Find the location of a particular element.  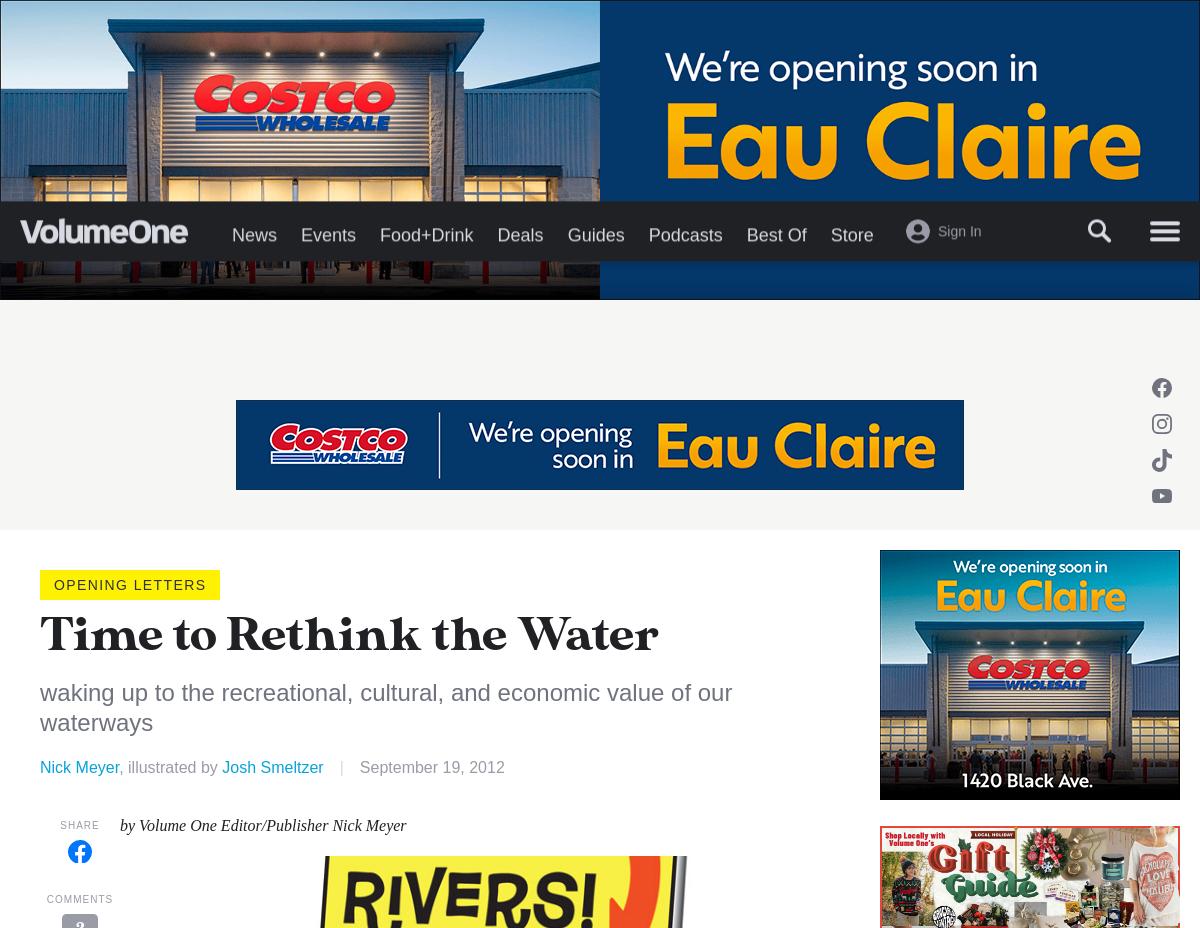

'Josh Smeltzer' is located at coordinates (221, 765).